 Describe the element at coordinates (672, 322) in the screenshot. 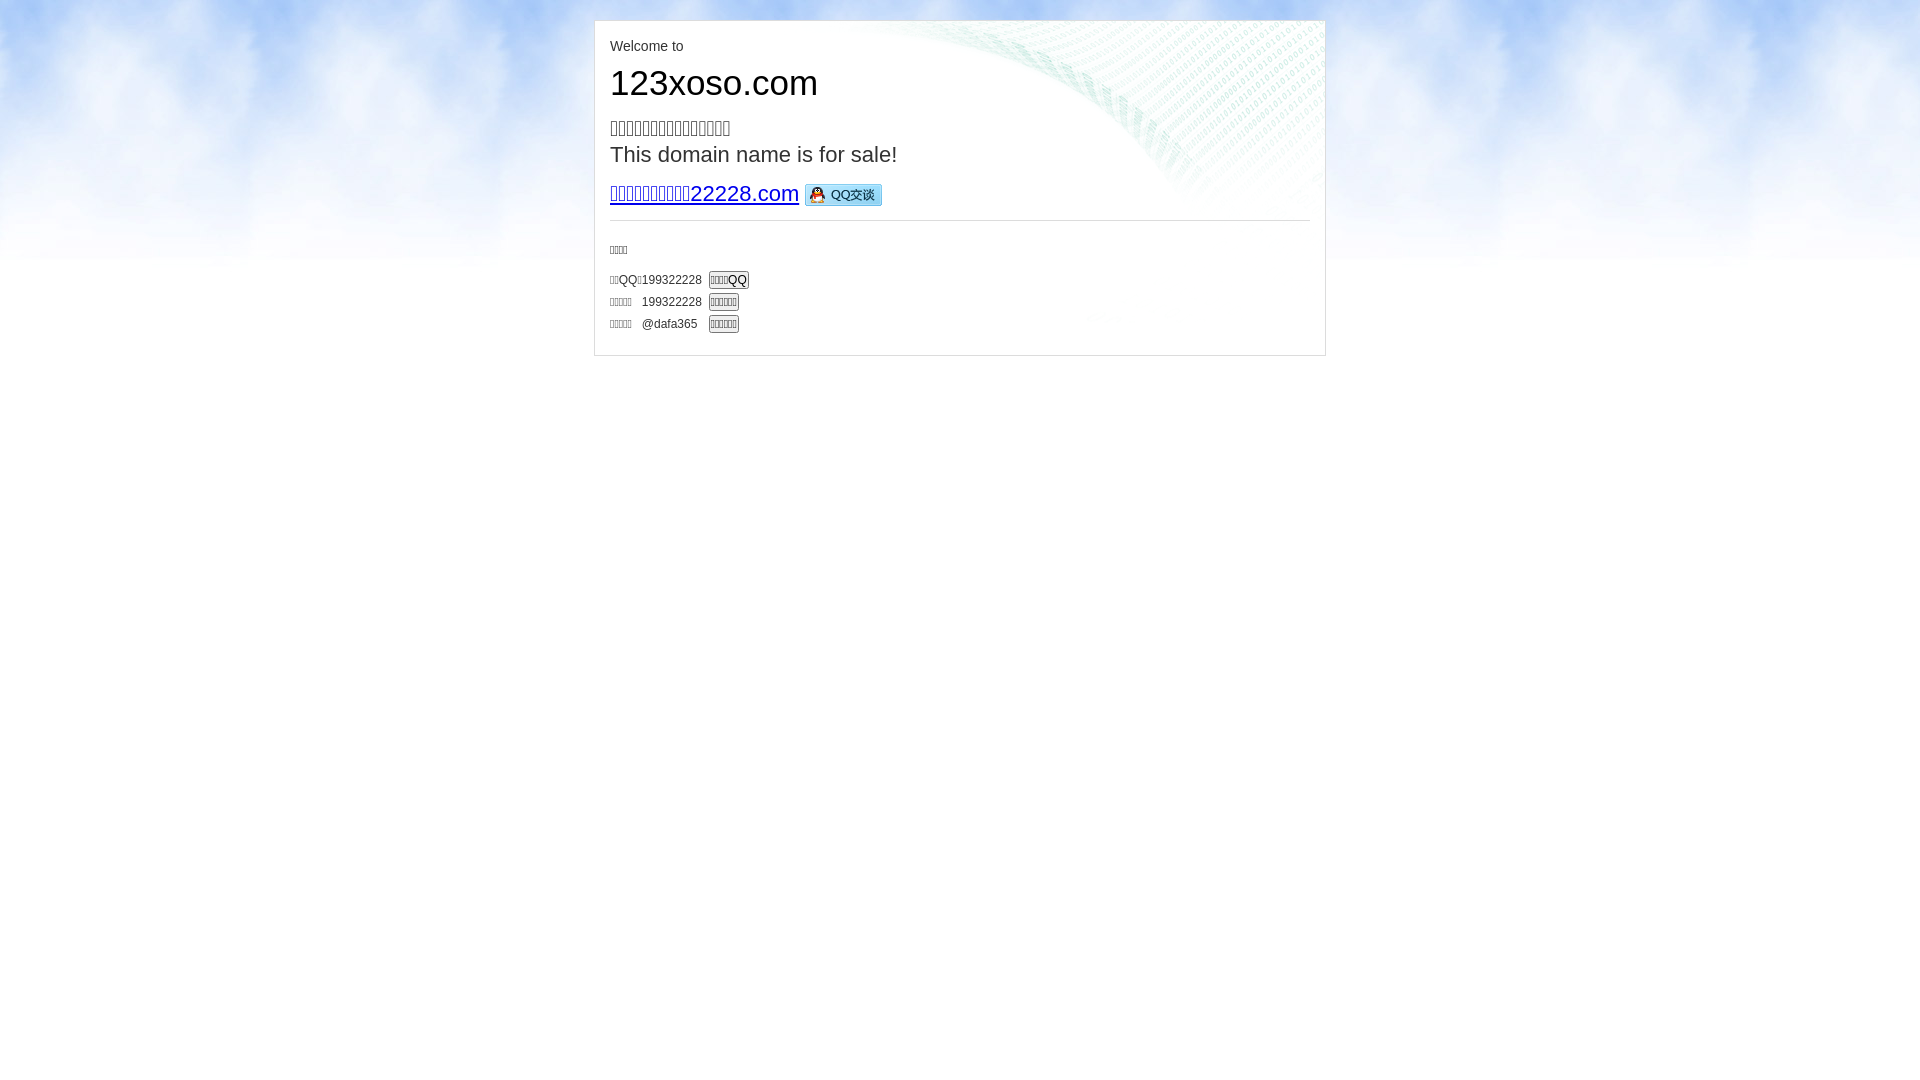

I see `'@dafa365'` at that location.